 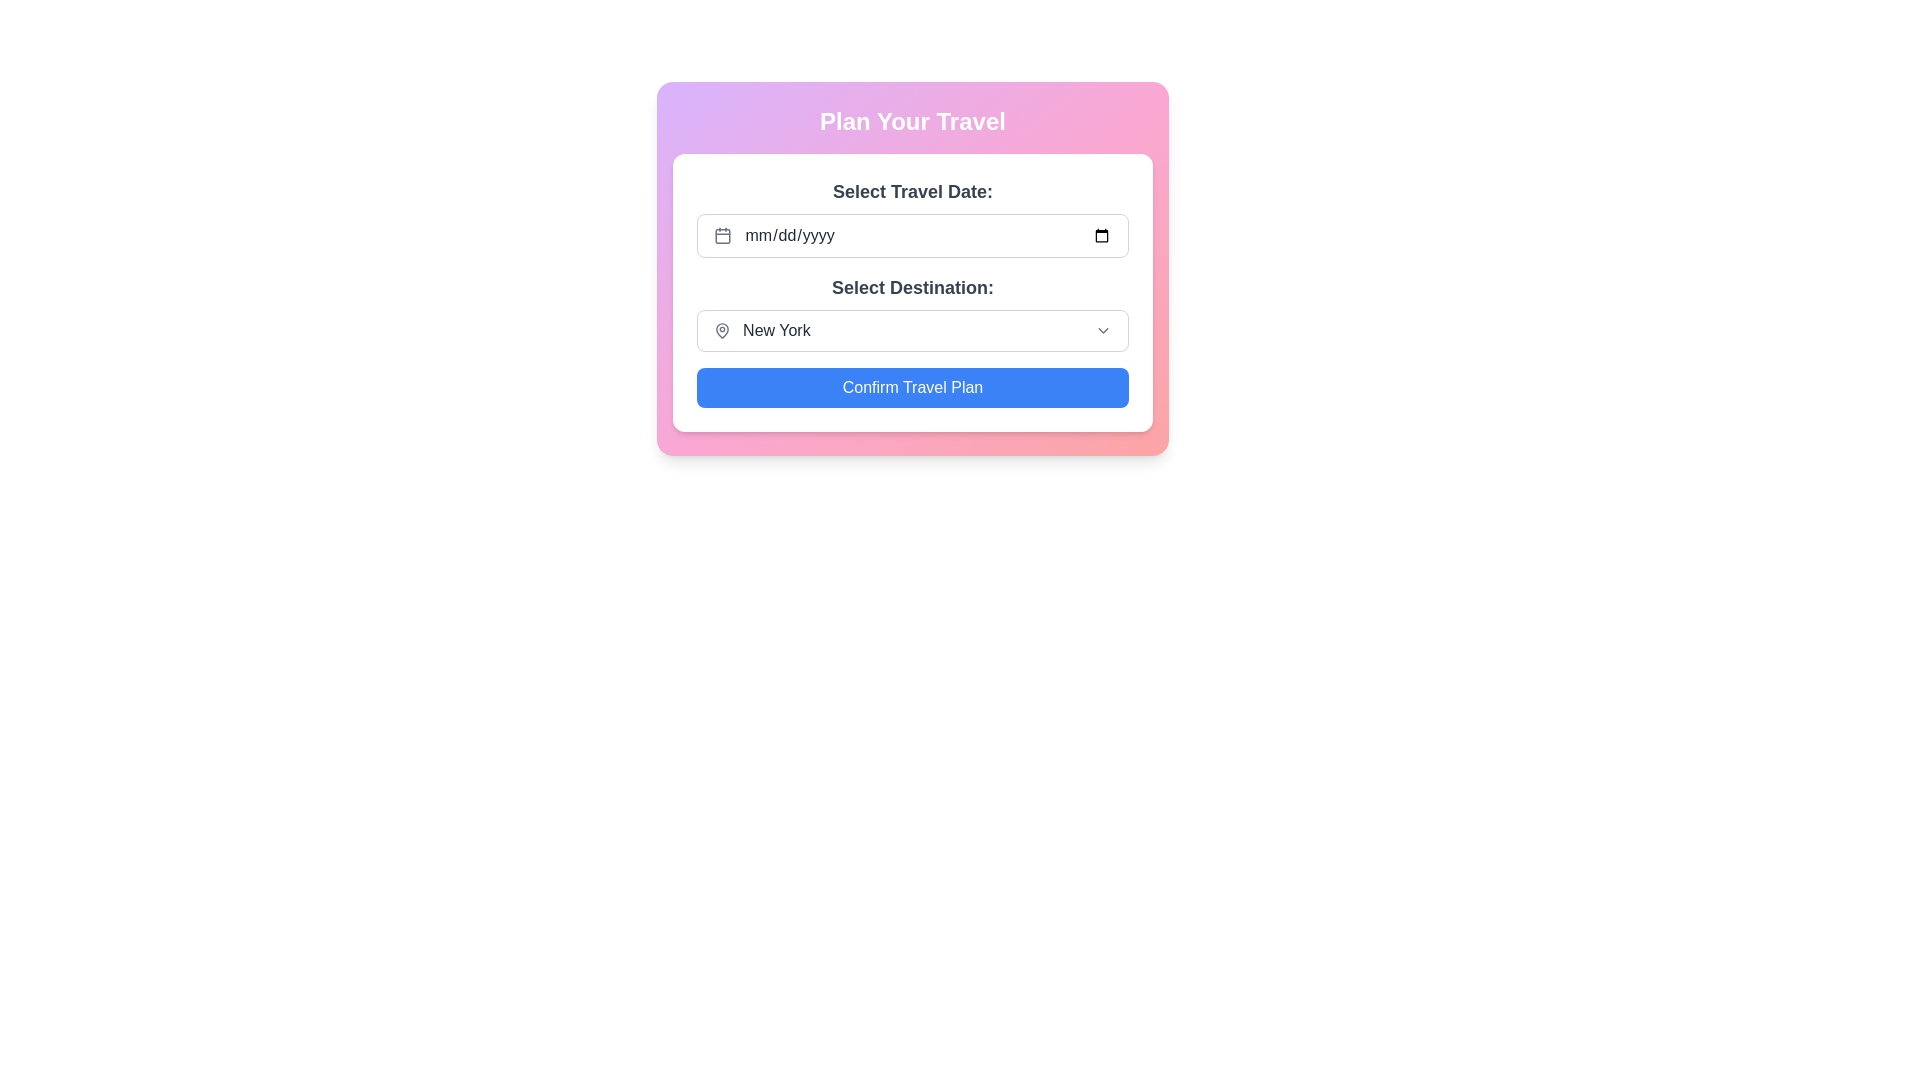 I want to click on the dropdown menu for selecting a travel destination, located beneath the 'Select Destination:' title and above the 'Confirm Travel Plan' button, so click(x=911, y=330).